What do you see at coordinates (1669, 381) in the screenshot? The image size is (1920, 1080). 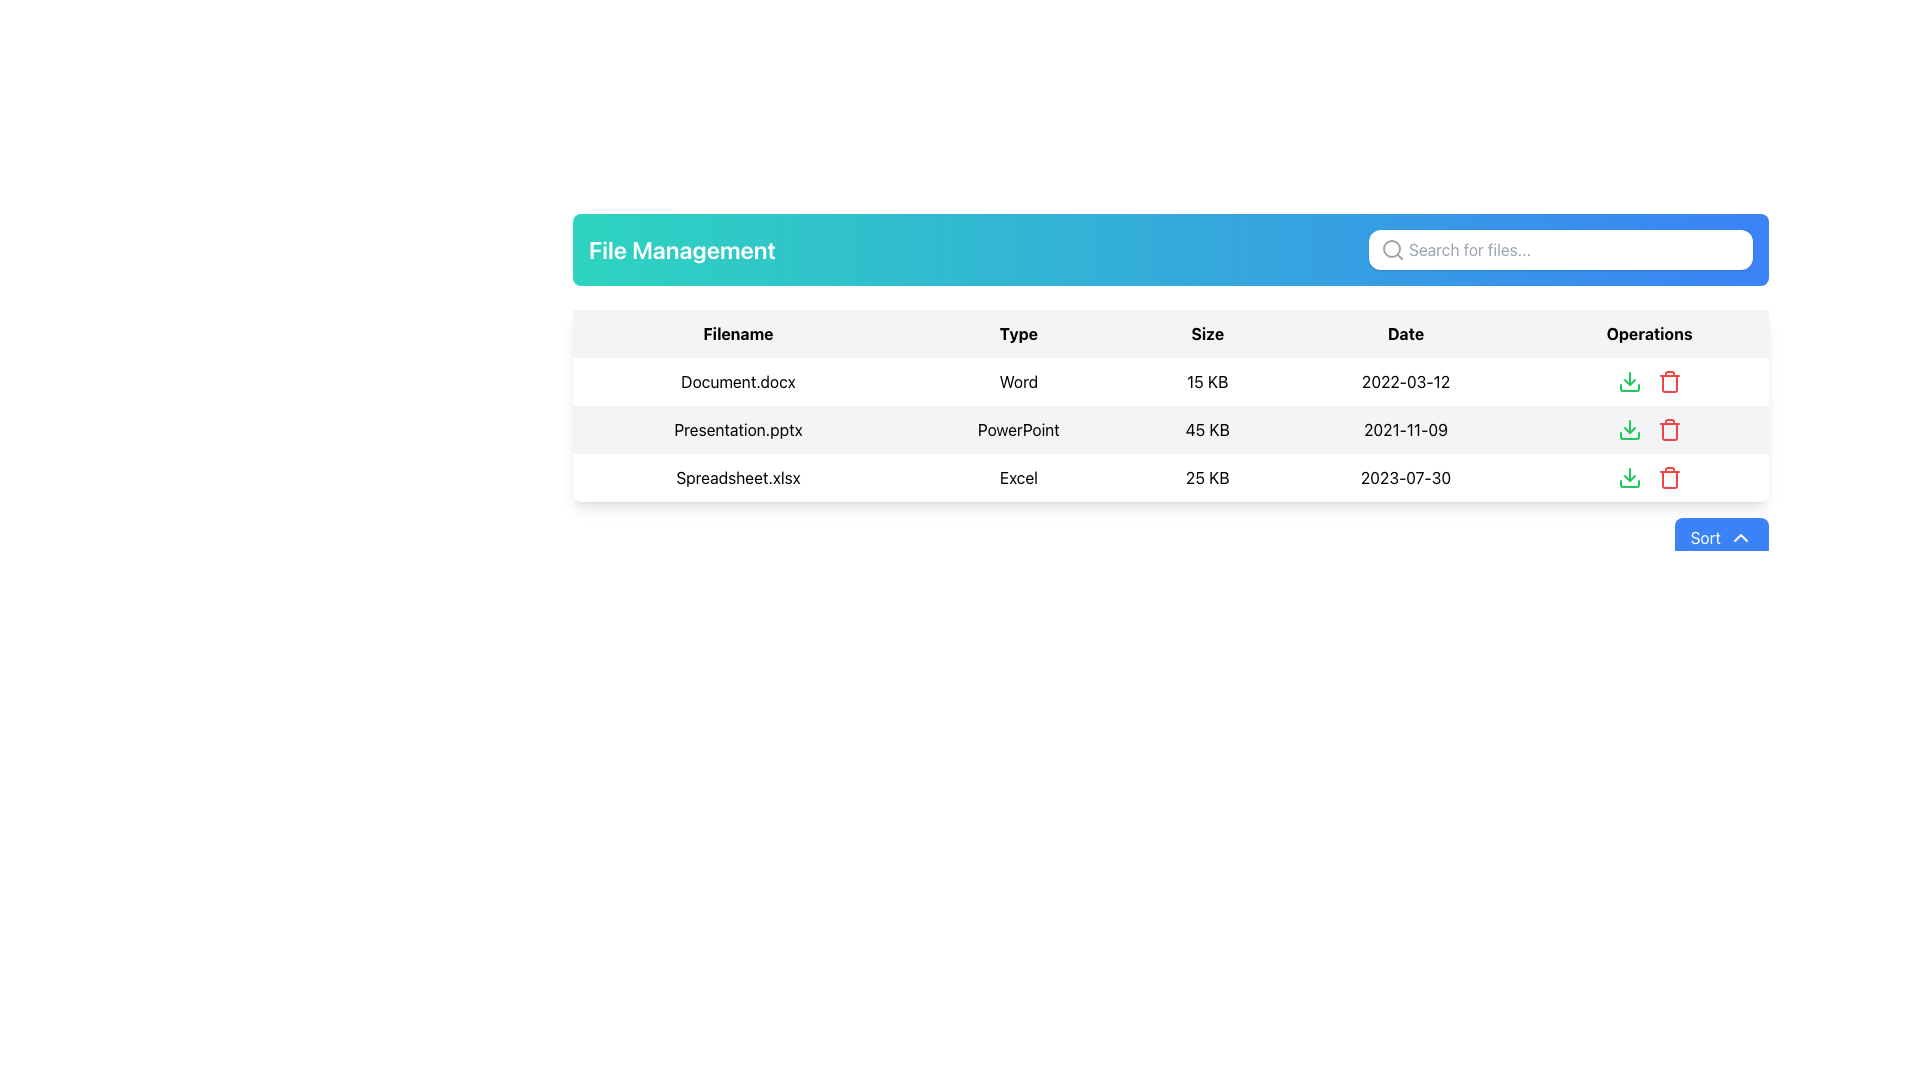 I see `the trash can button in the Operations column of the third row` at bounding box center [1669, 381].